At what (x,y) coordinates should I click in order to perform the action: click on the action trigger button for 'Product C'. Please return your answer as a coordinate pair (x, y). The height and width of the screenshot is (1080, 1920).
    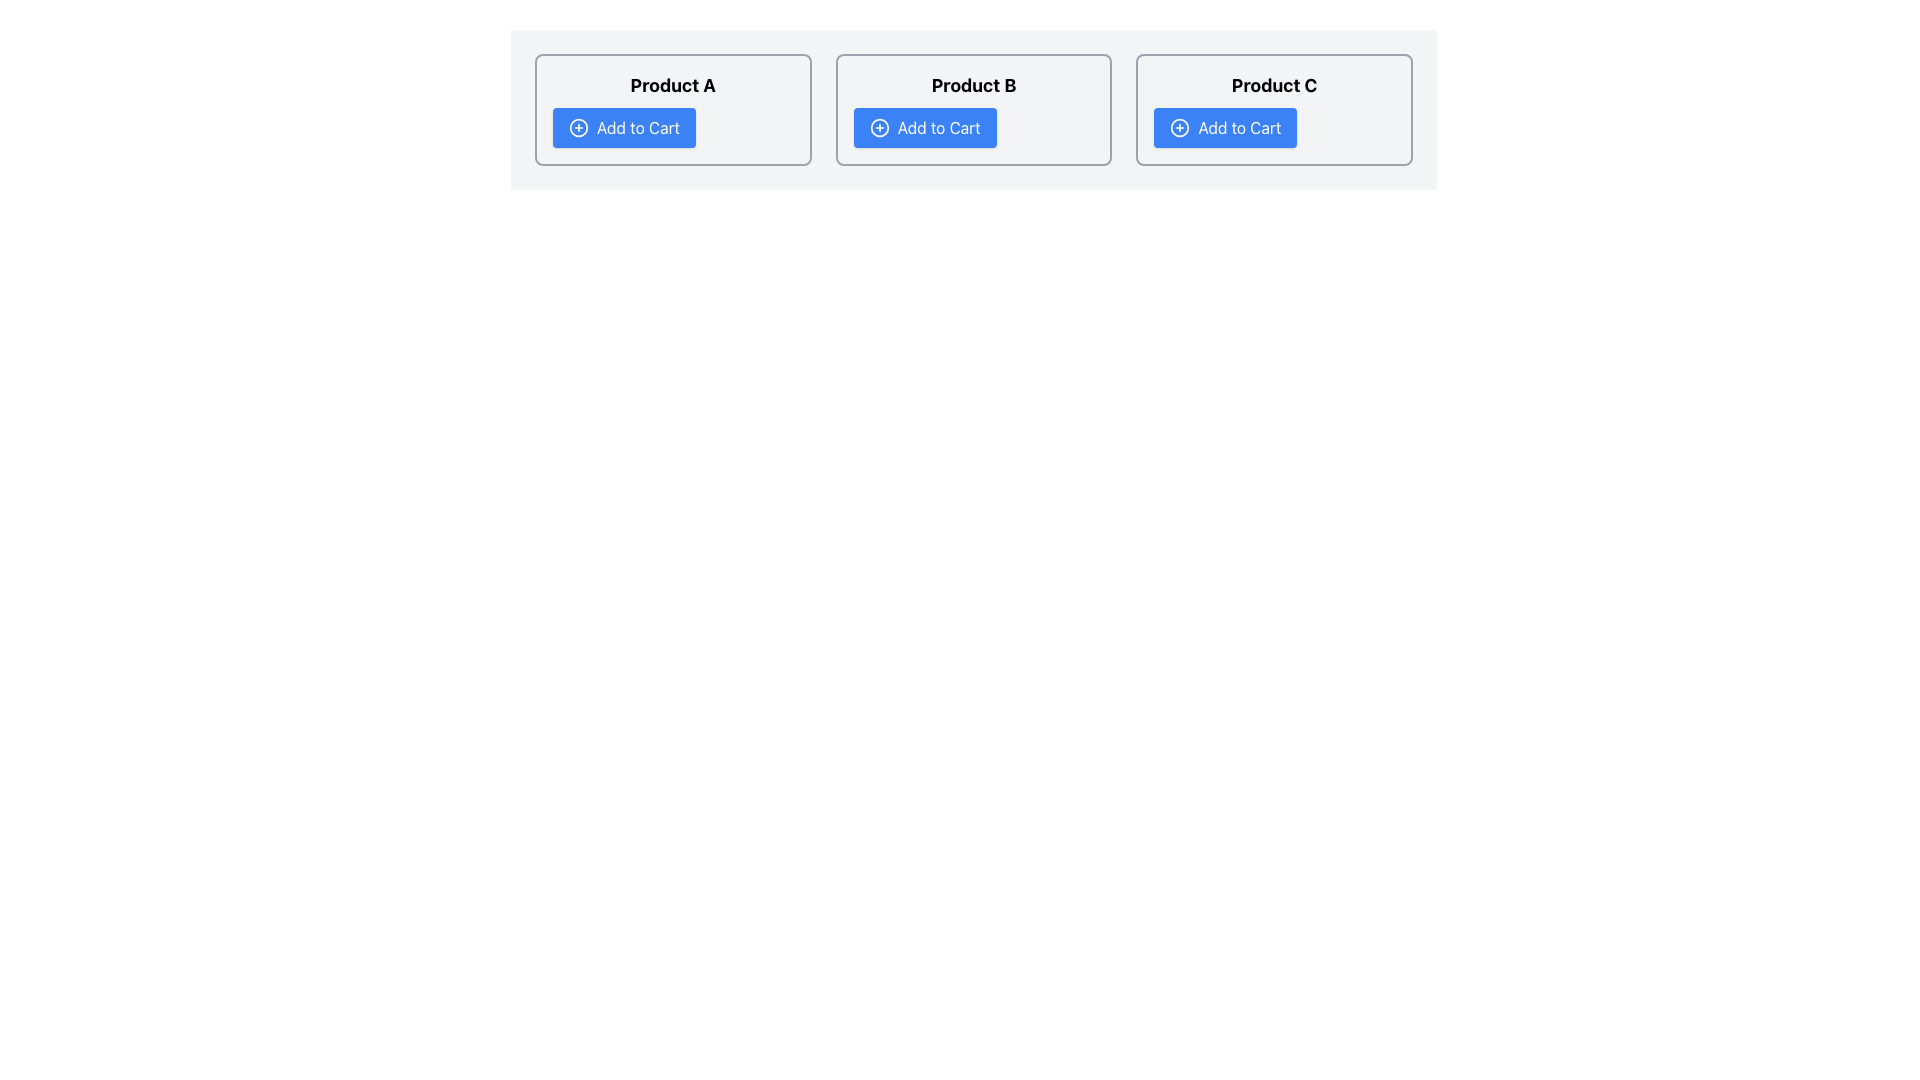
    Looking at the image, I should click on (1224, 127).